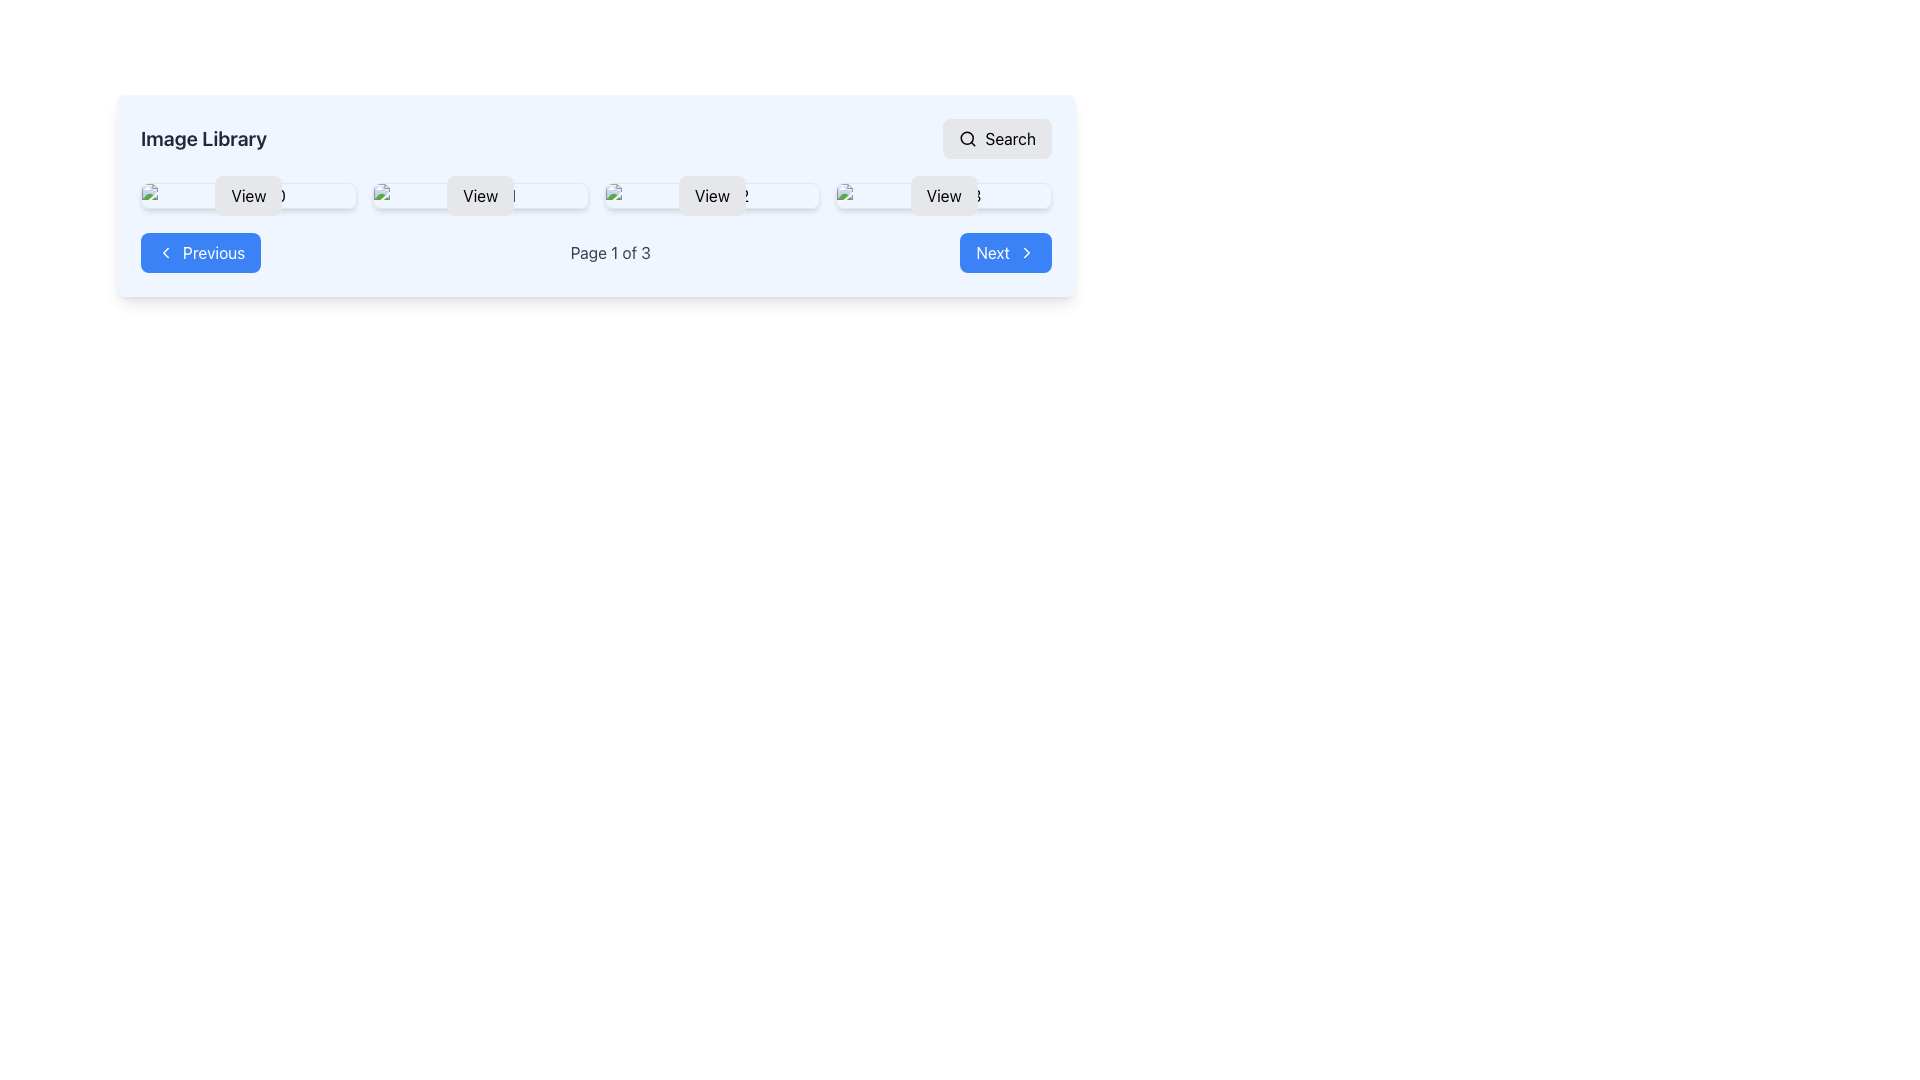 The width and height of the screenshot is (1920, 1080). I want to click on the button that enables the 'view' action associated with the neighboring thumbnail image, located in the second column of the grid layout, so click(480, 196).